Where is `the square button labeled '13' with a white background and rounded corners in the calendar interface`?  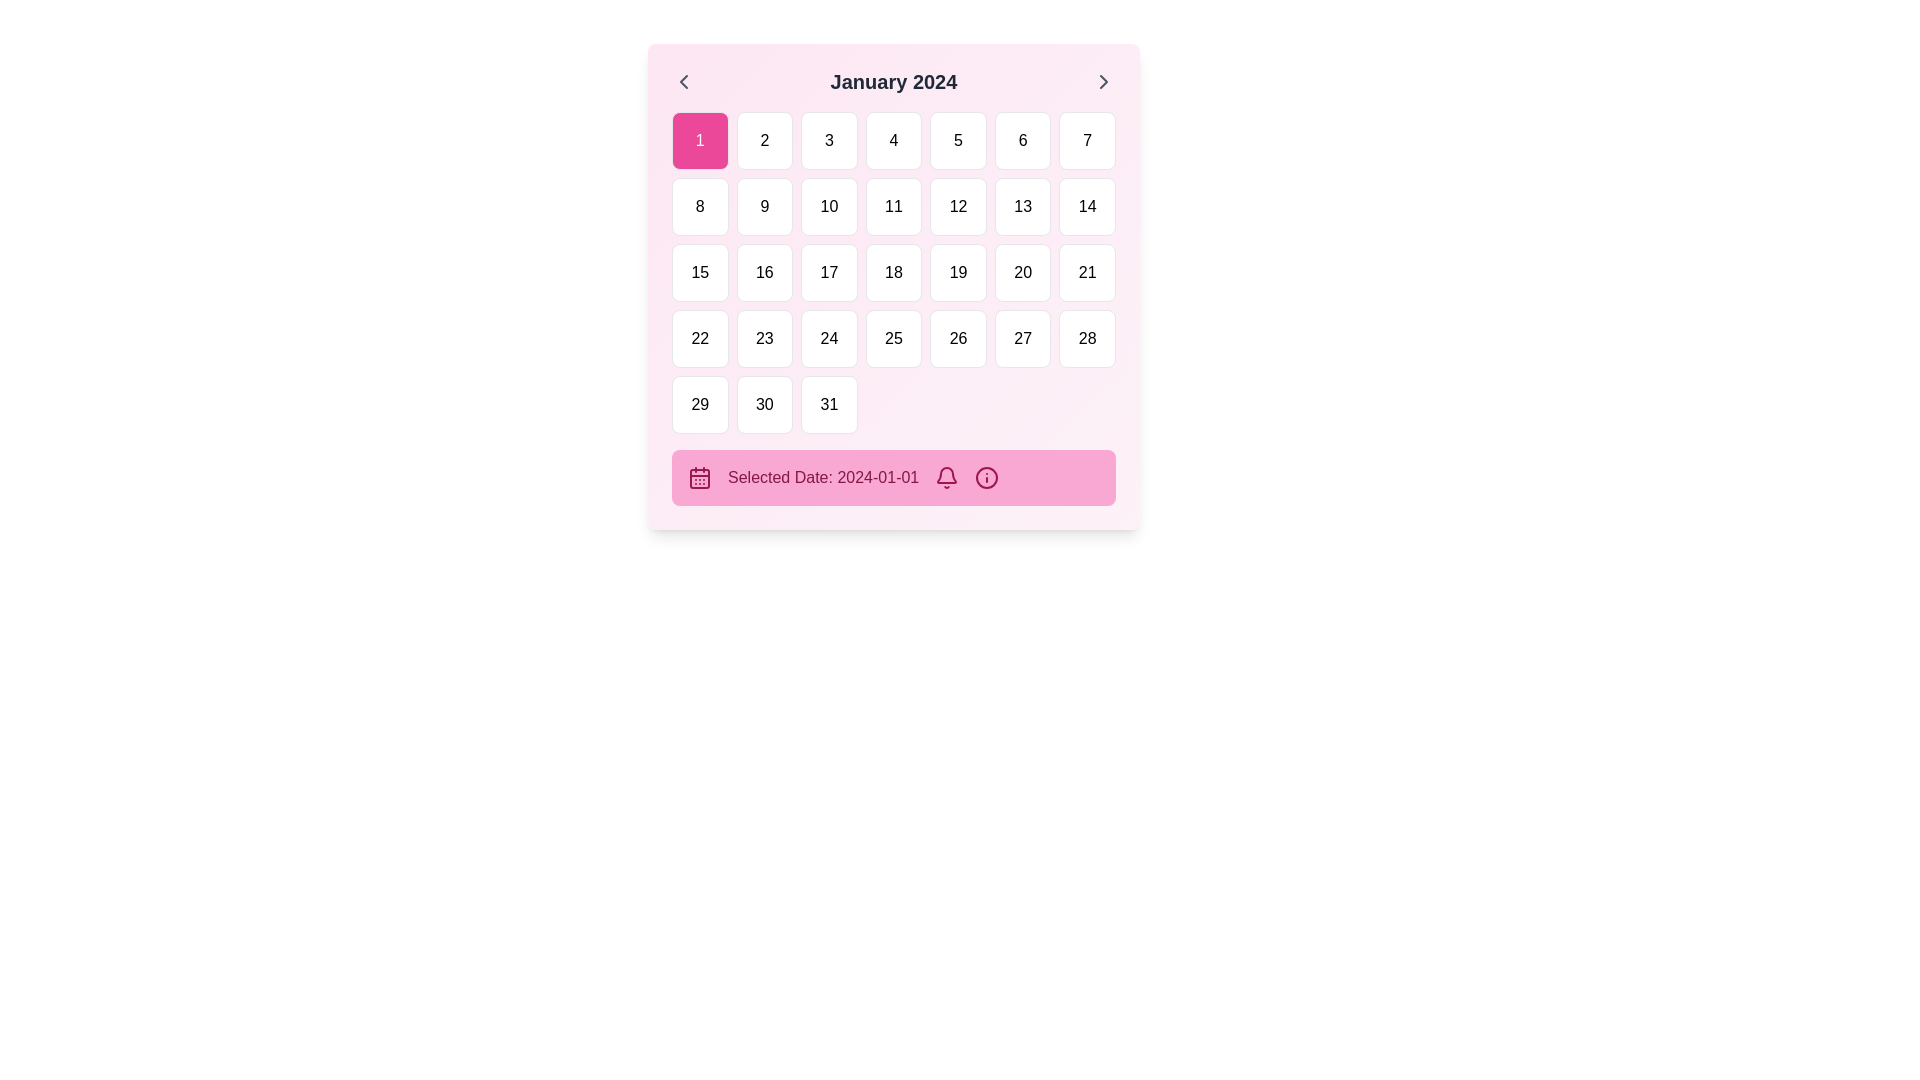 the square button labeled '13' with a white background and rounded corners in the calendar interface is located at coordinates (1023, 207).